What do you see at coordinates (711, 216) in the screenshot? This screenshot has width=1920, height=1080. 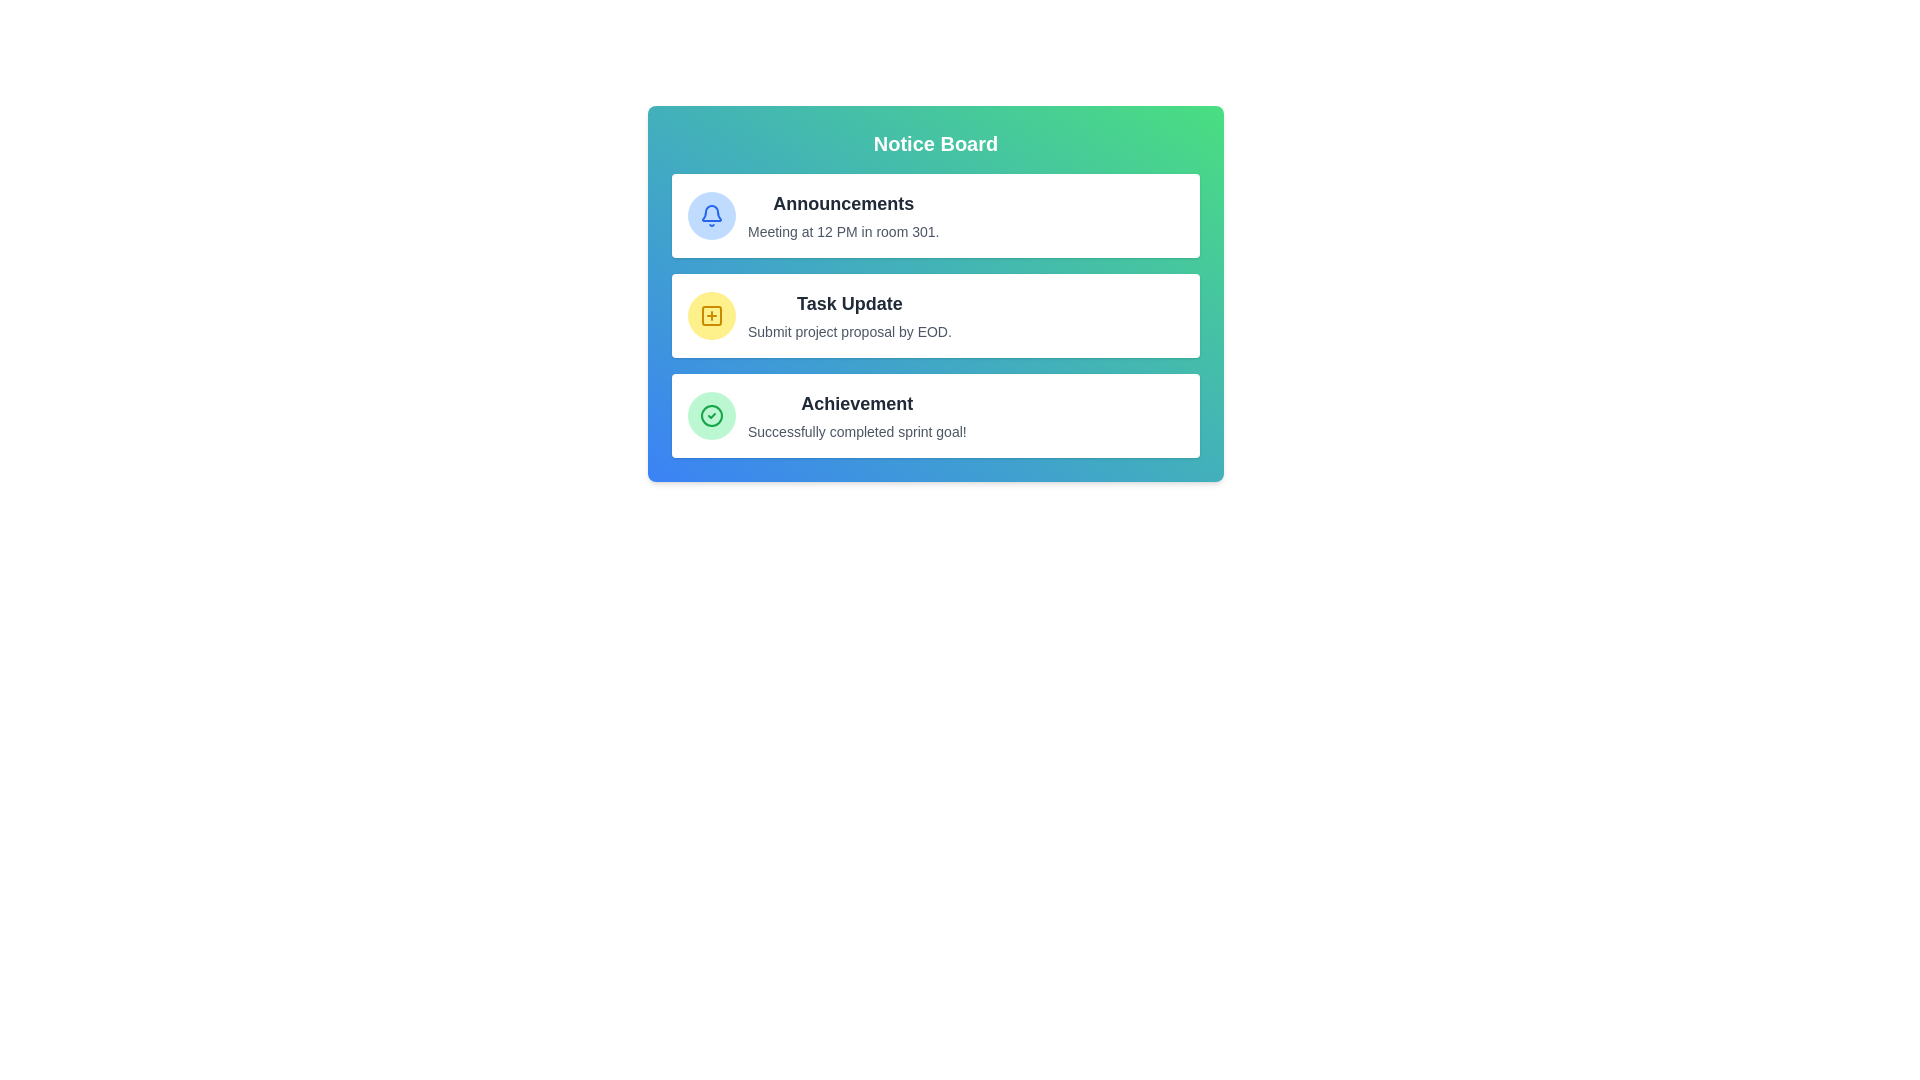 I see `the icon representing the message type info` at bounding box center [711, 216].